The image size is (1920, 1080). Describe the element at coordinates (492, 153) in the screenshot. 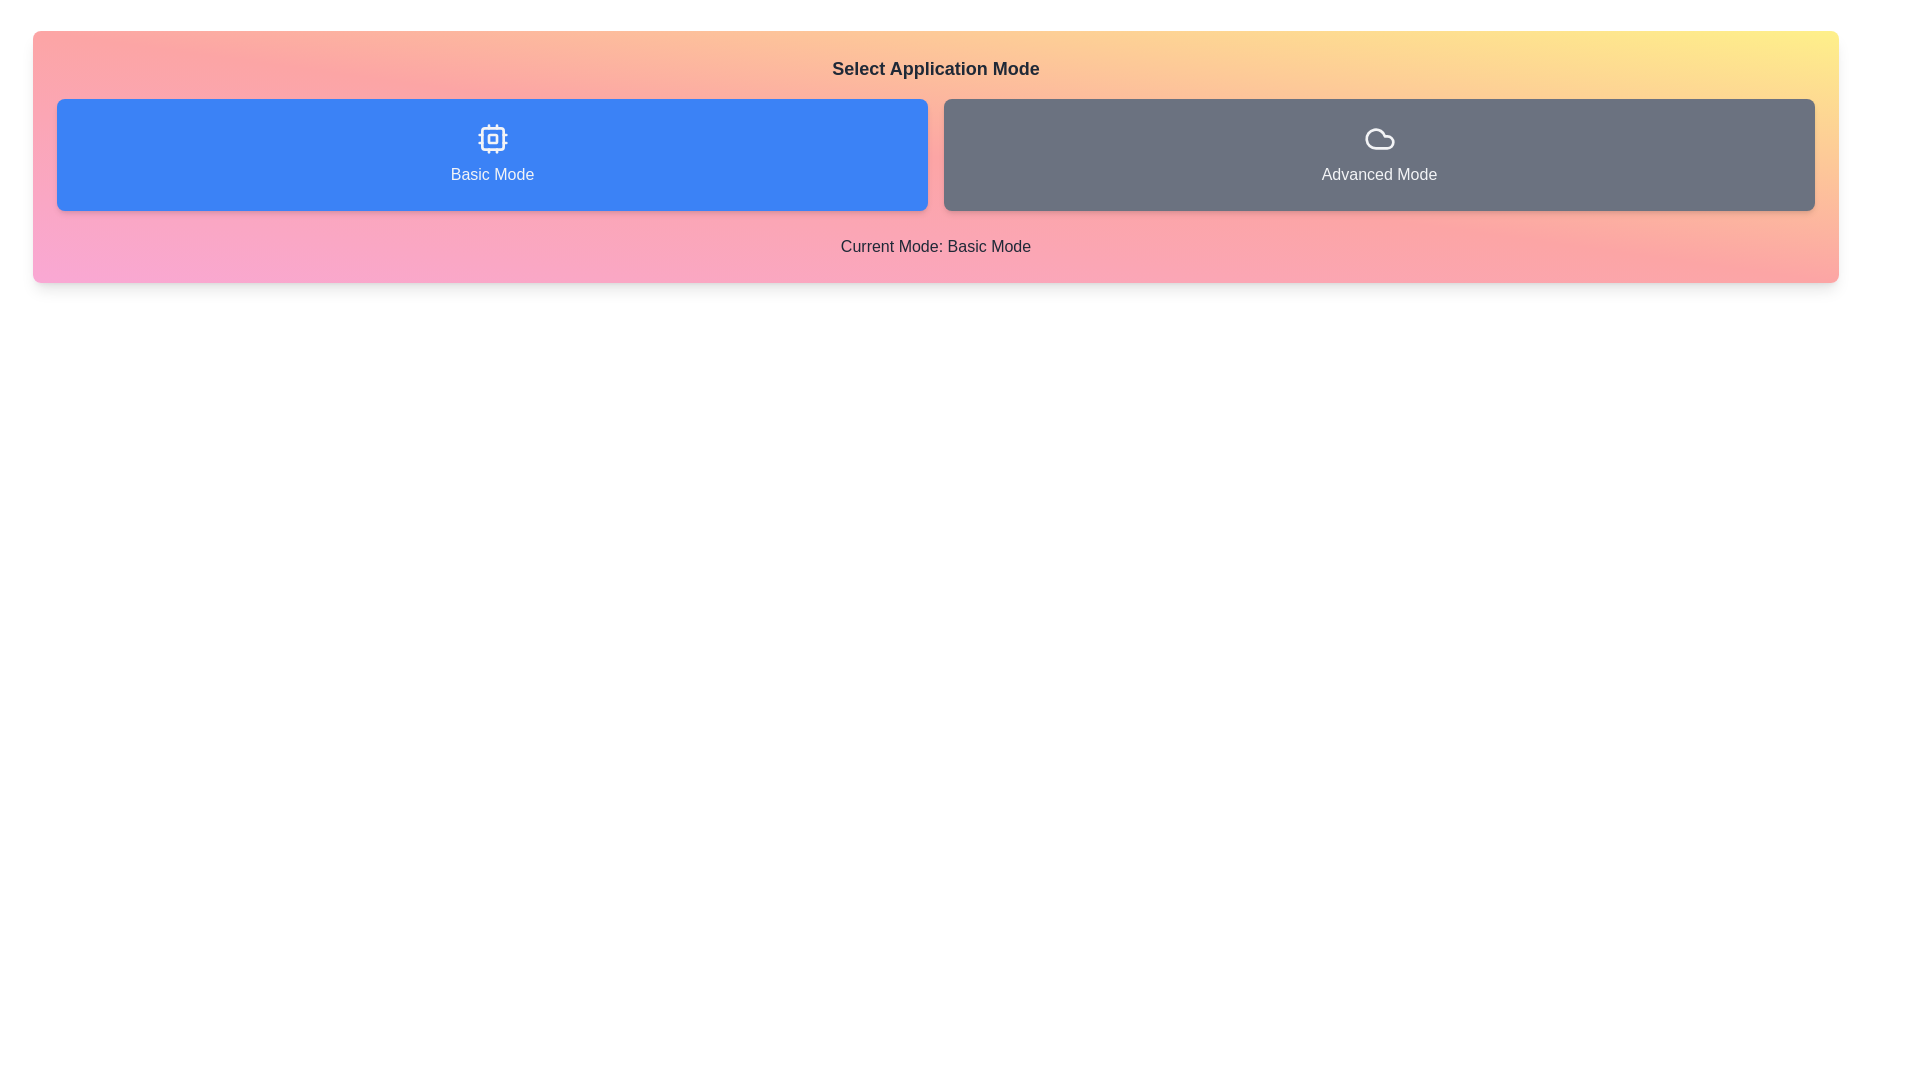

I see `the 'Basic Mode' button to observe its hover effect` at that location.